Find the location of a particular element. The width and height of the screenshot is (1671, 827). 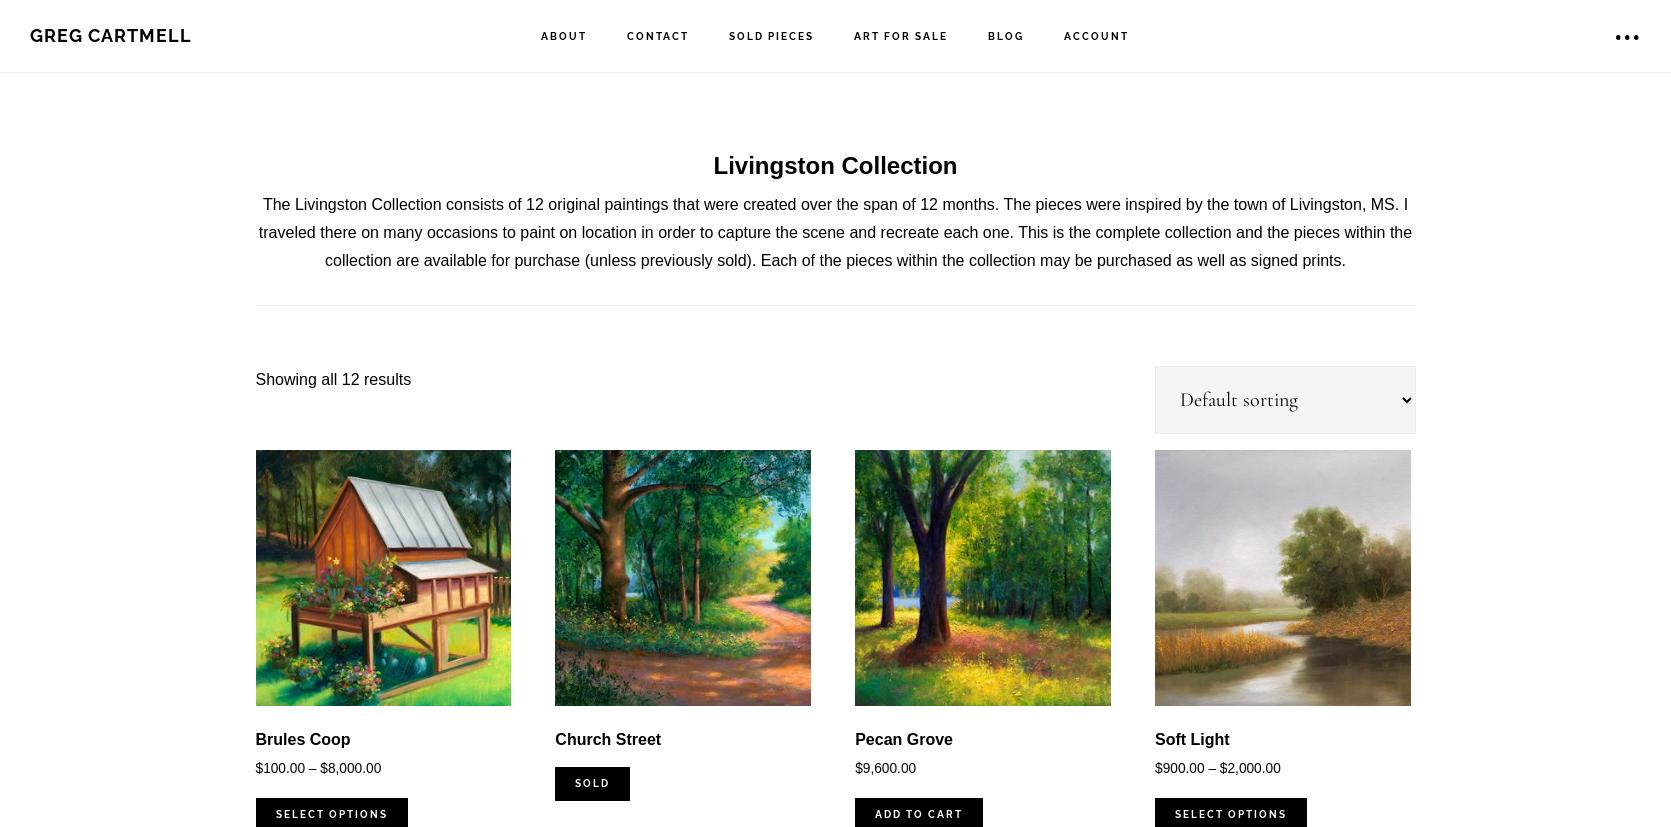

'Add to cart' is located at coordinates (918, 812).